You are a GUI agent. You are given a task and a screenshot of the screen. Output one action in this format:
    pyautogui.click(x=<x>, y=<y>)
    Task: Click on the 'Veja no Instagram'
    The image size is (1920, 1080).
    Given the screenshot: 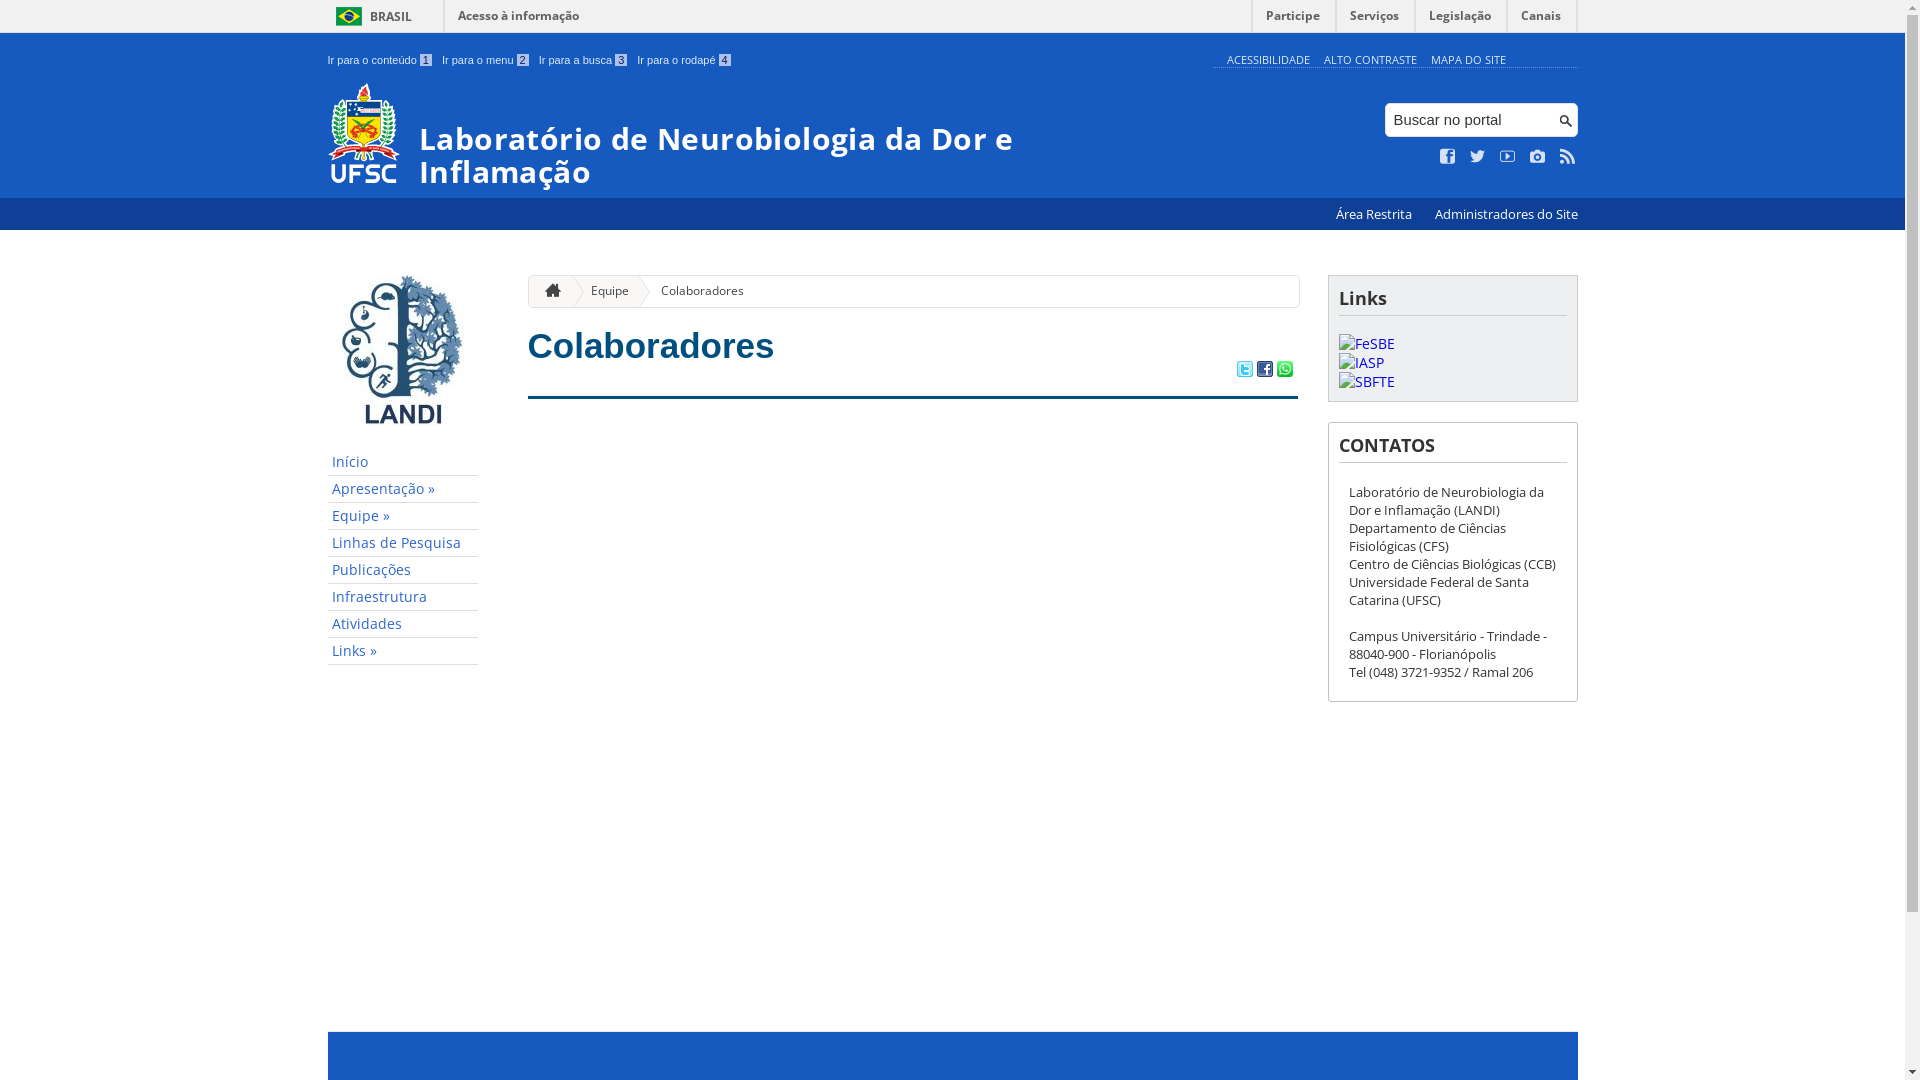 What is the action you would take?
    pyautogui.click(x=1536, y=156)
    